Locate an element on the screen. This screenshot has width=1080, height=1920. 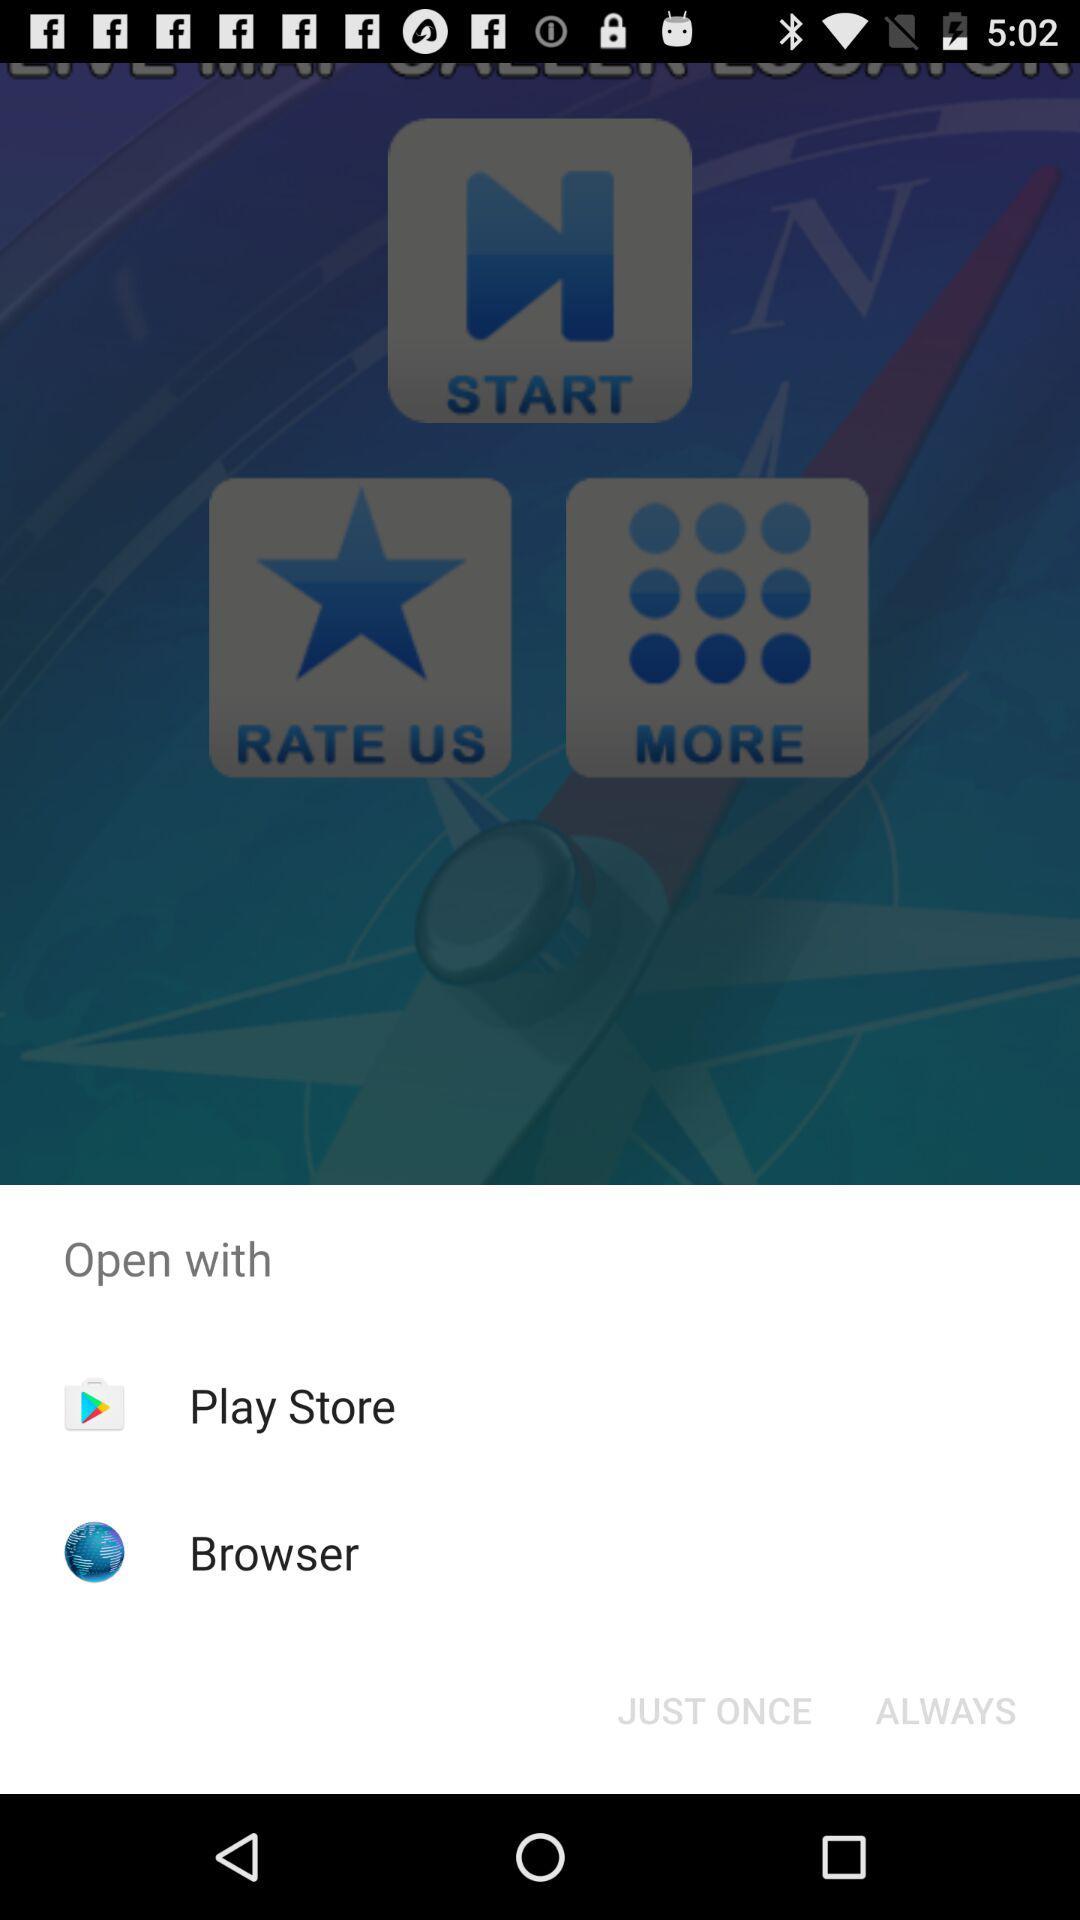
the browser item is located at coordinates (274, 1551).